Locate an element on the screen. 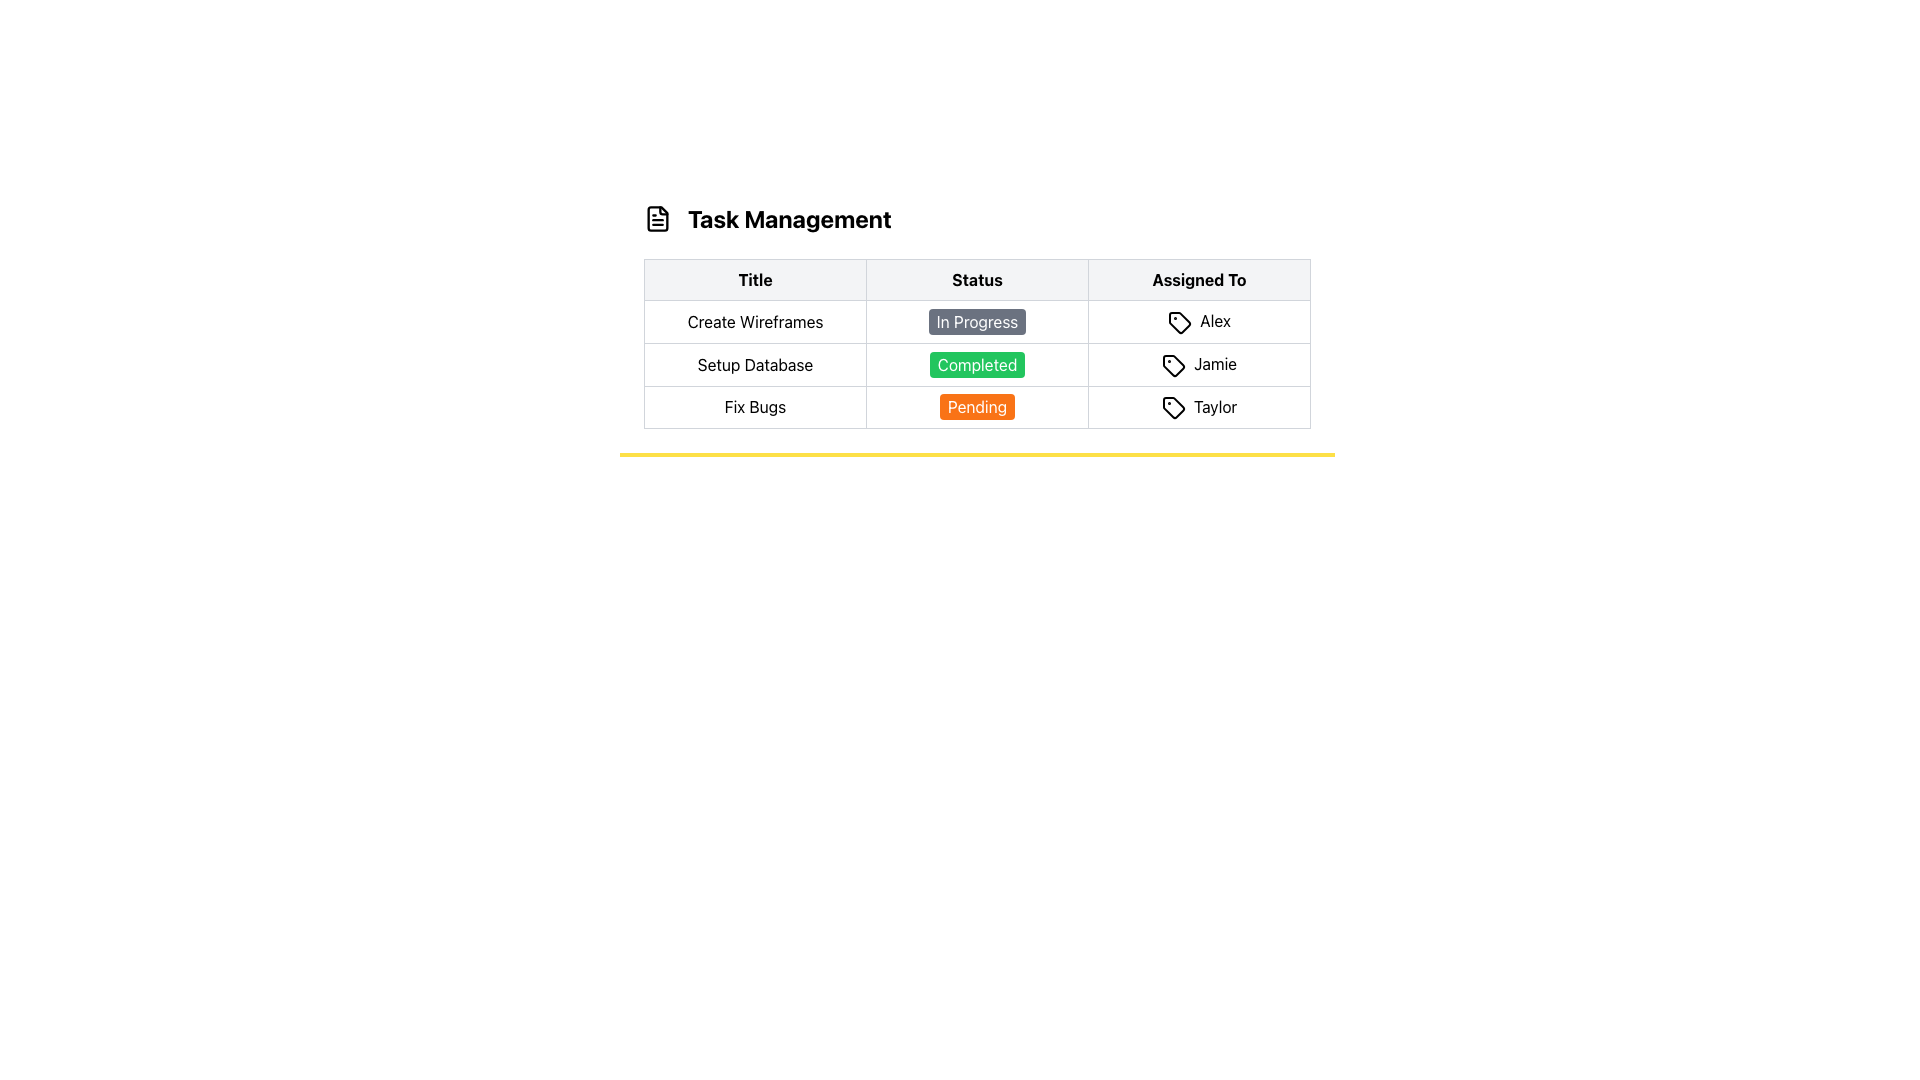 The width and height of the screenshot is (1920, 1080). the Status indicator badge that displays 'In Progress' located in the first row of the 'Task Management' table is located at coordinates (977, 320).